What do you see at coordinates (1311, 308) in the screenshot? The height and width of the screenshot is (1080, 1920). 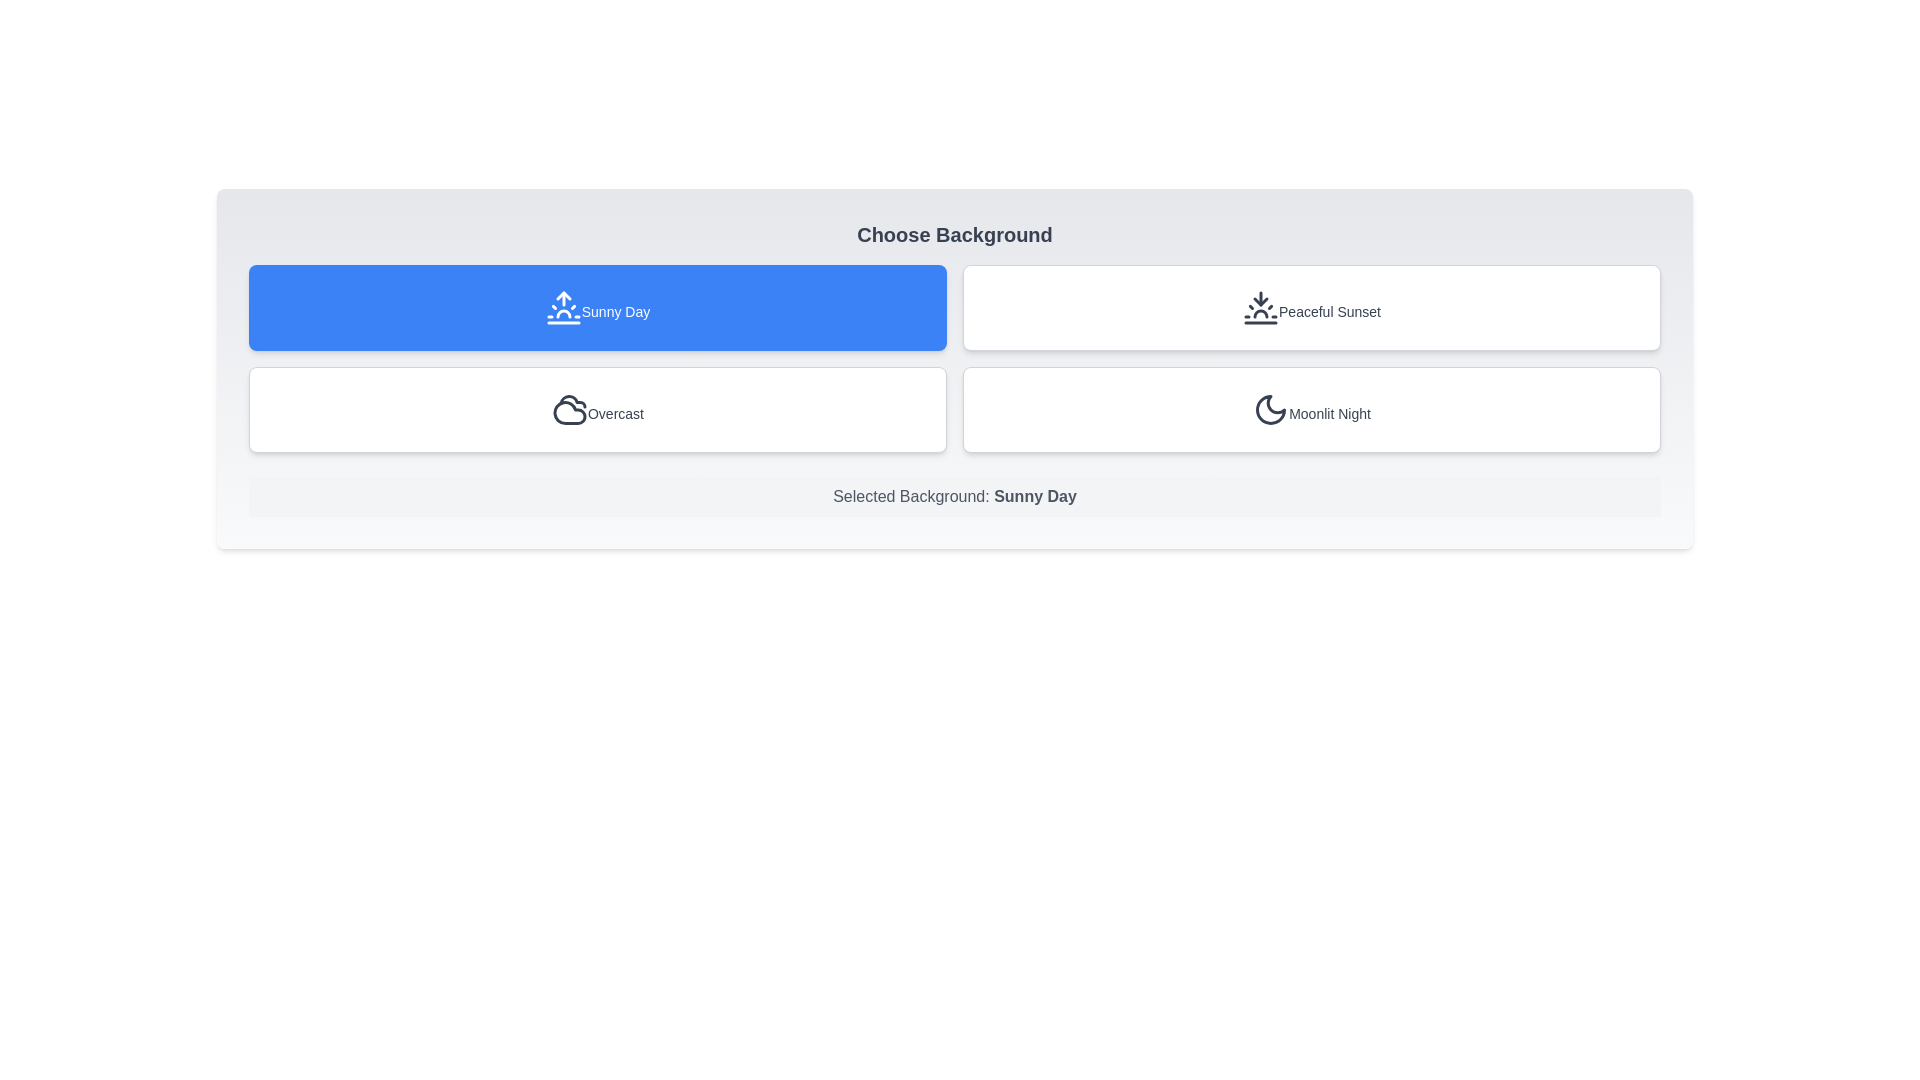 I see `the button for Peaceful Sunset to preview its hover effect` at bounding box center [1311, 308].